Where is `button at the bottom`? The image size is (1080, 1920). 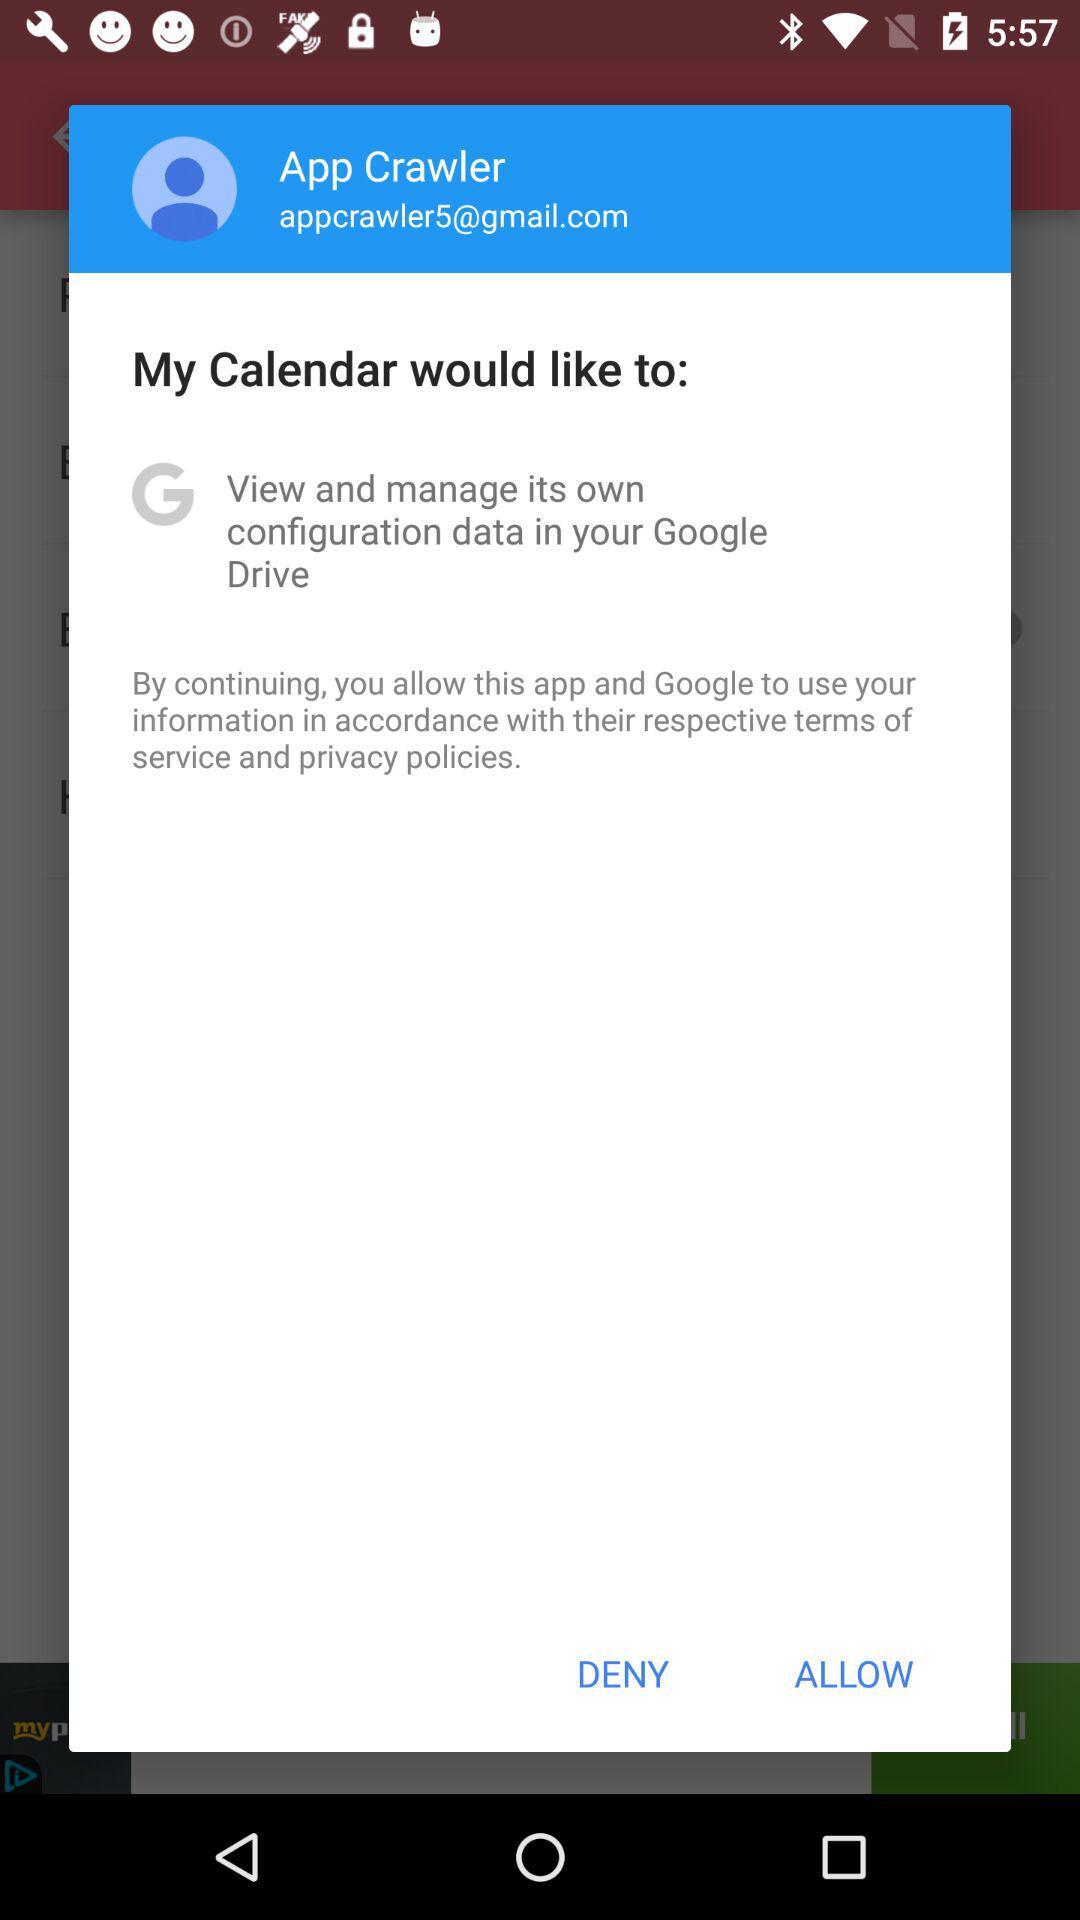 button at the bottom is located at coordinates (621, 1673).